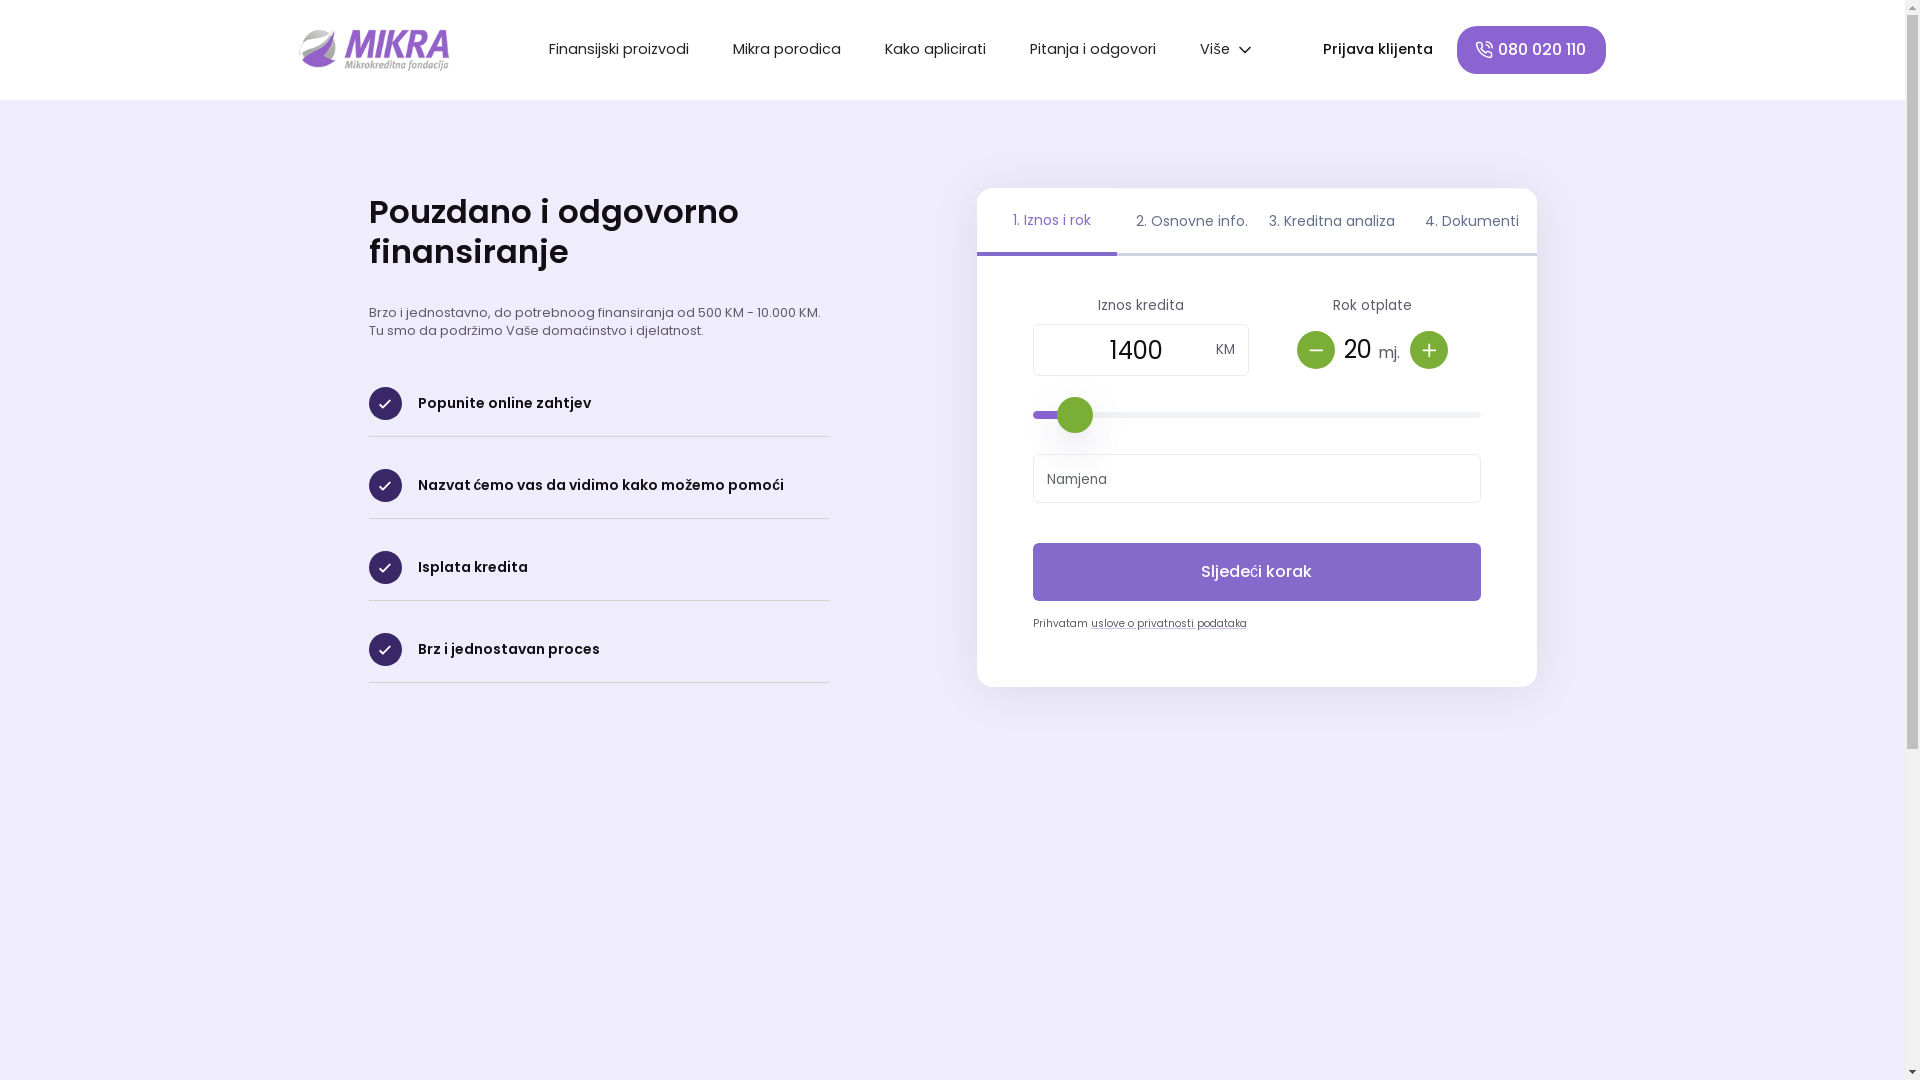 This screenshot has height=1080, width=1920. Describe the element at coordinates (618, 48) in the screenshot. I see `'Finansijski proizvodi'` at that location.